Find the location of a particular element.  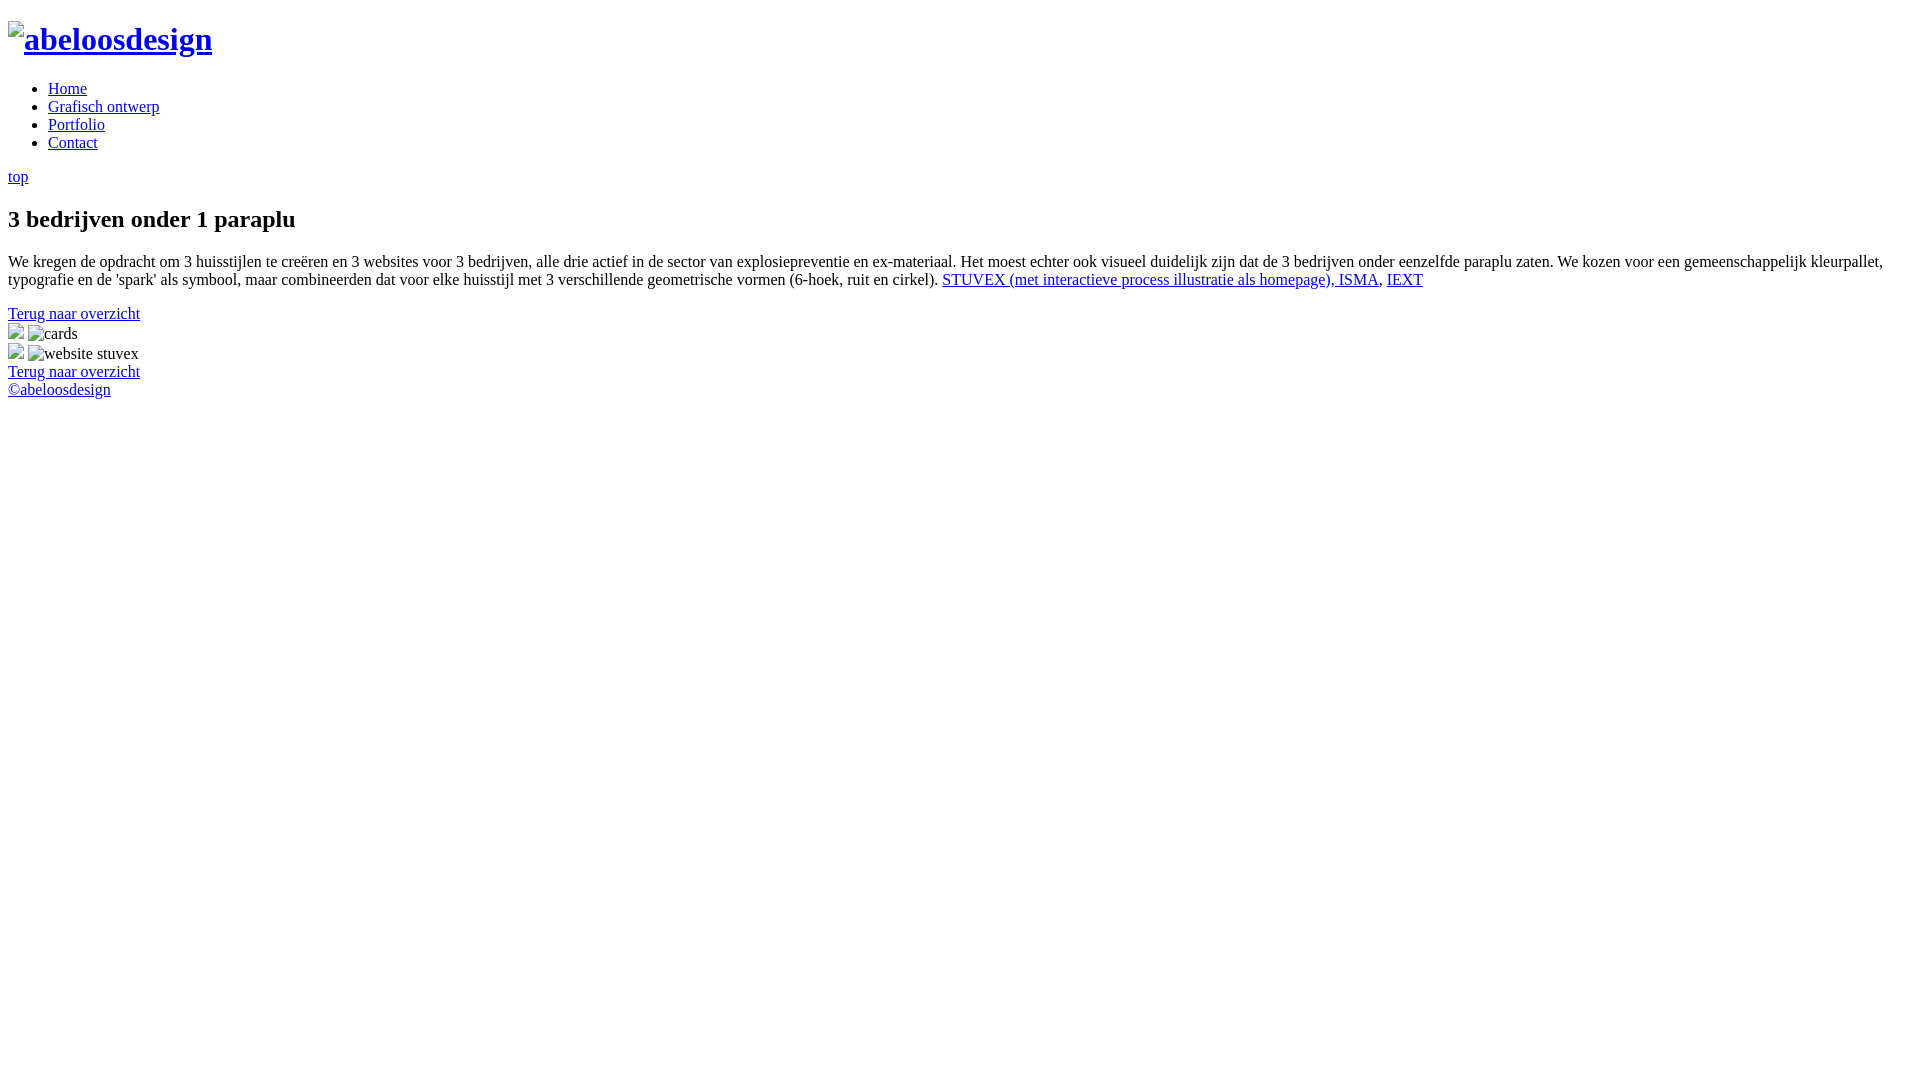

'ISMA' is located at coordinates (1358, 279).